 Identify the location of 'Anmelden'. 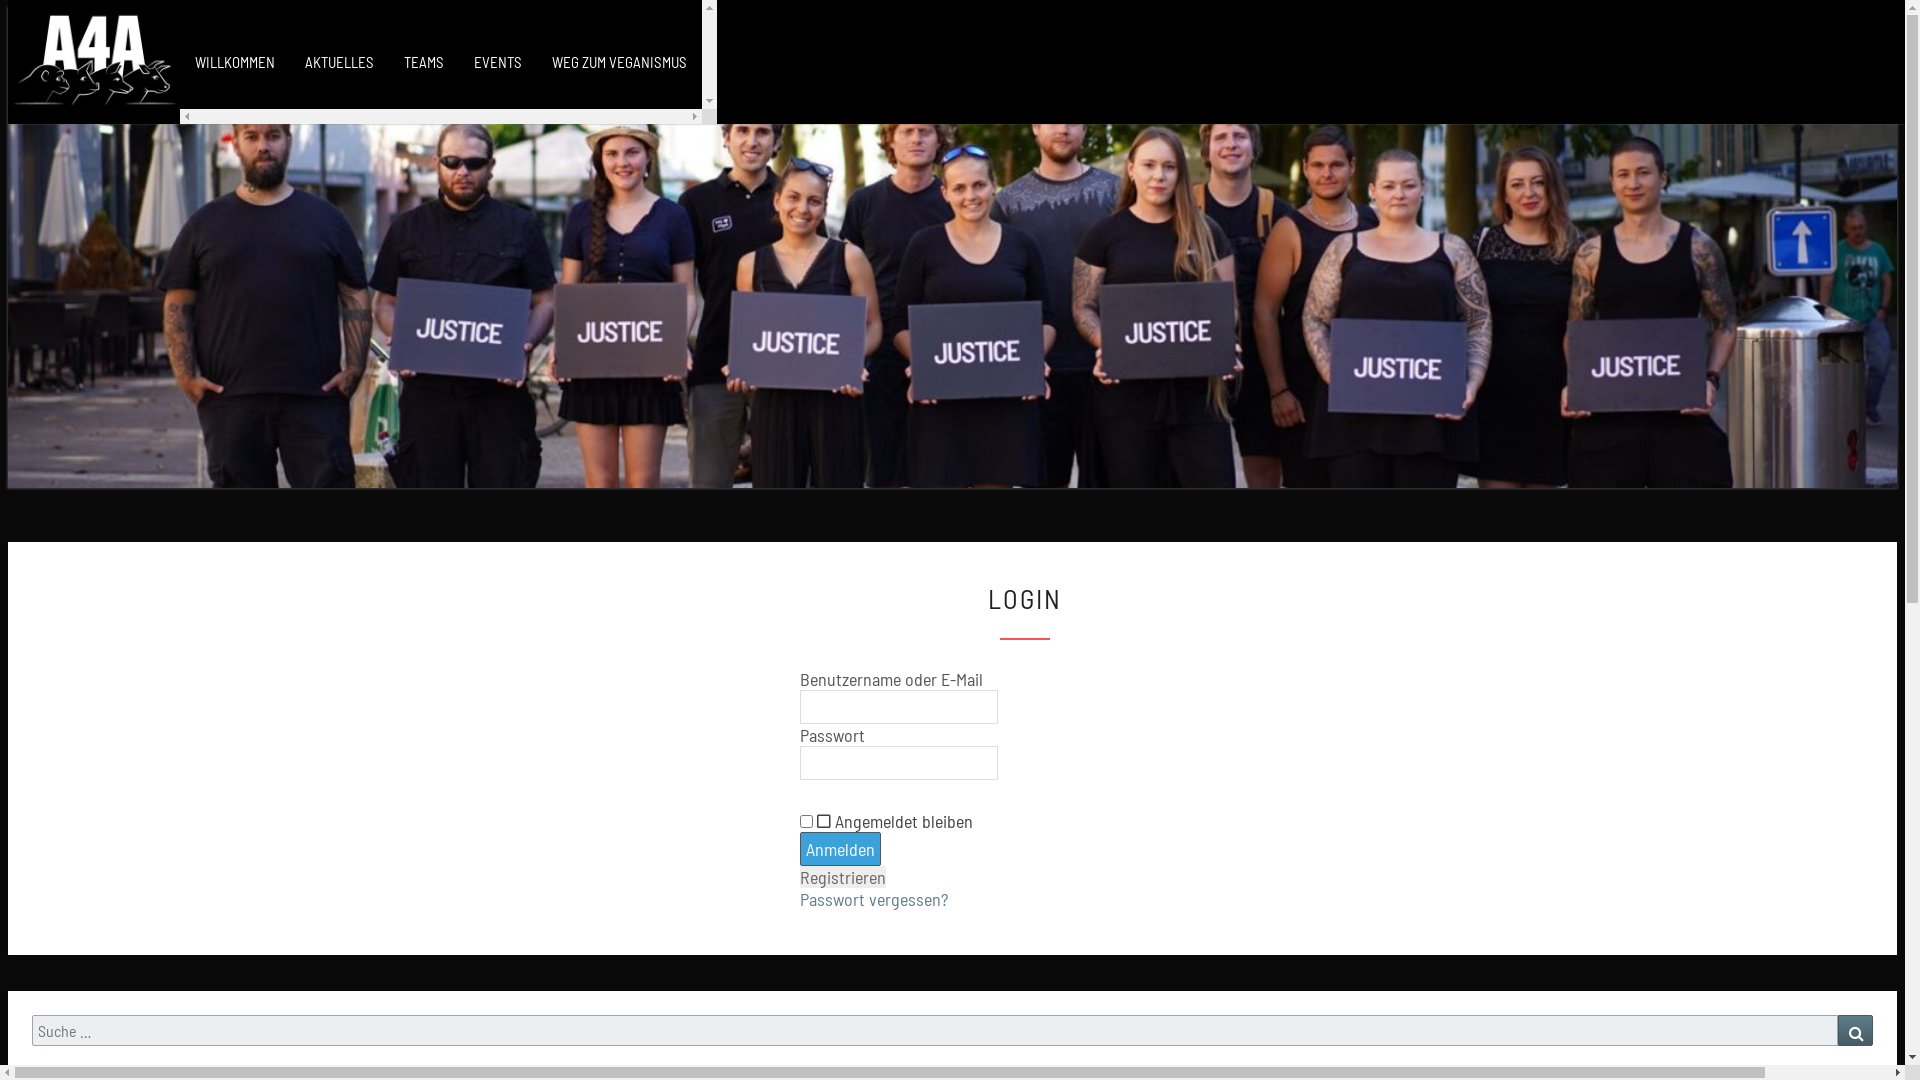
(840, 848).